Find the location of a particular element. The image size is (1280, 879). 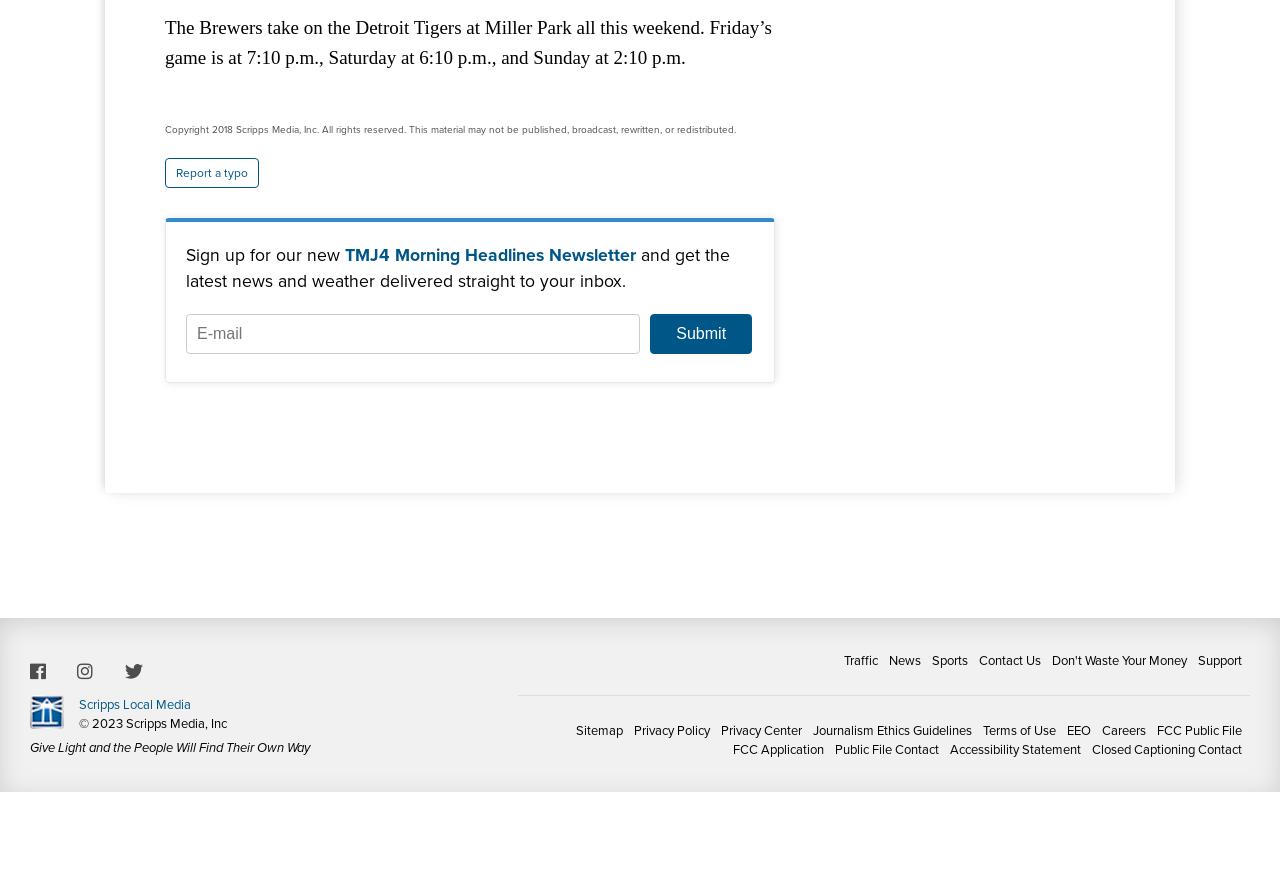

'© 2023 Scripps Media, Inc' is located at coordinates (151, 721).